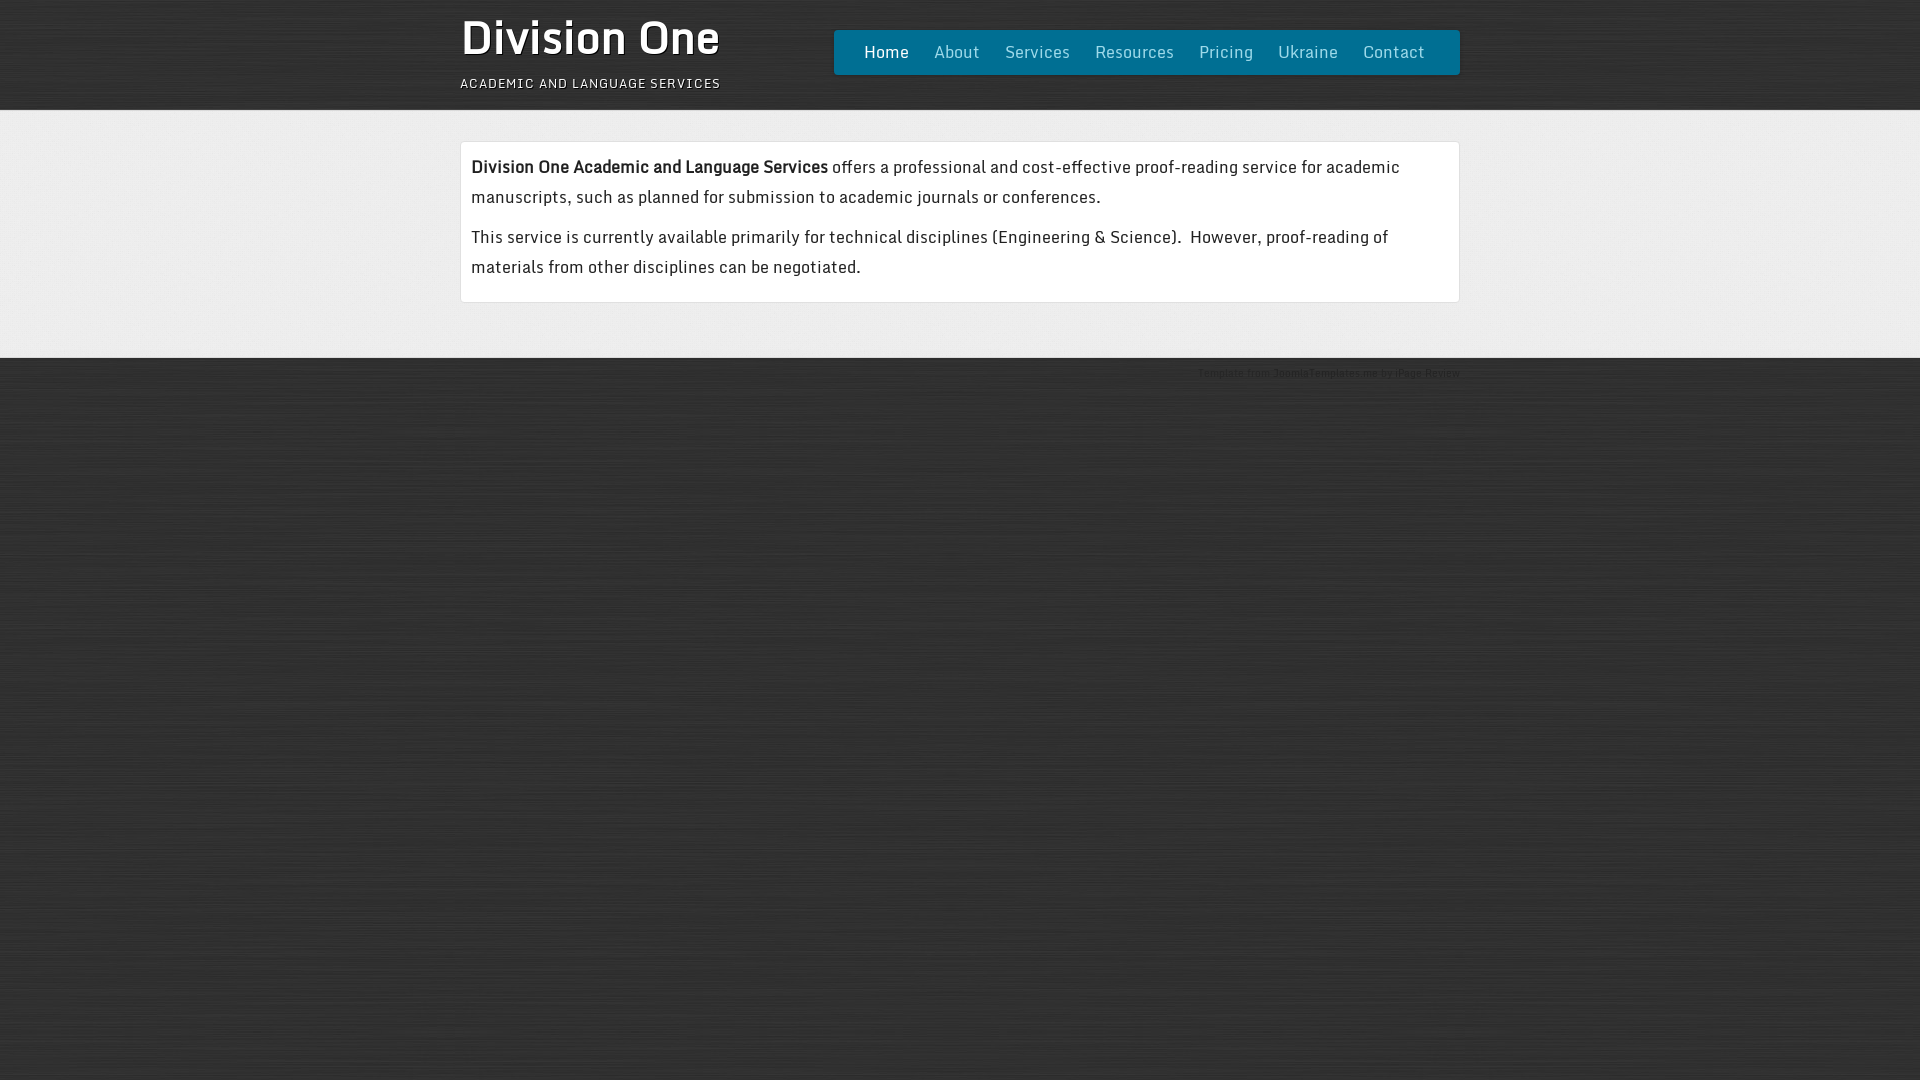 This screenshot has height=1080, width=1920. I want to click on 'Services', so click(1037, 51).